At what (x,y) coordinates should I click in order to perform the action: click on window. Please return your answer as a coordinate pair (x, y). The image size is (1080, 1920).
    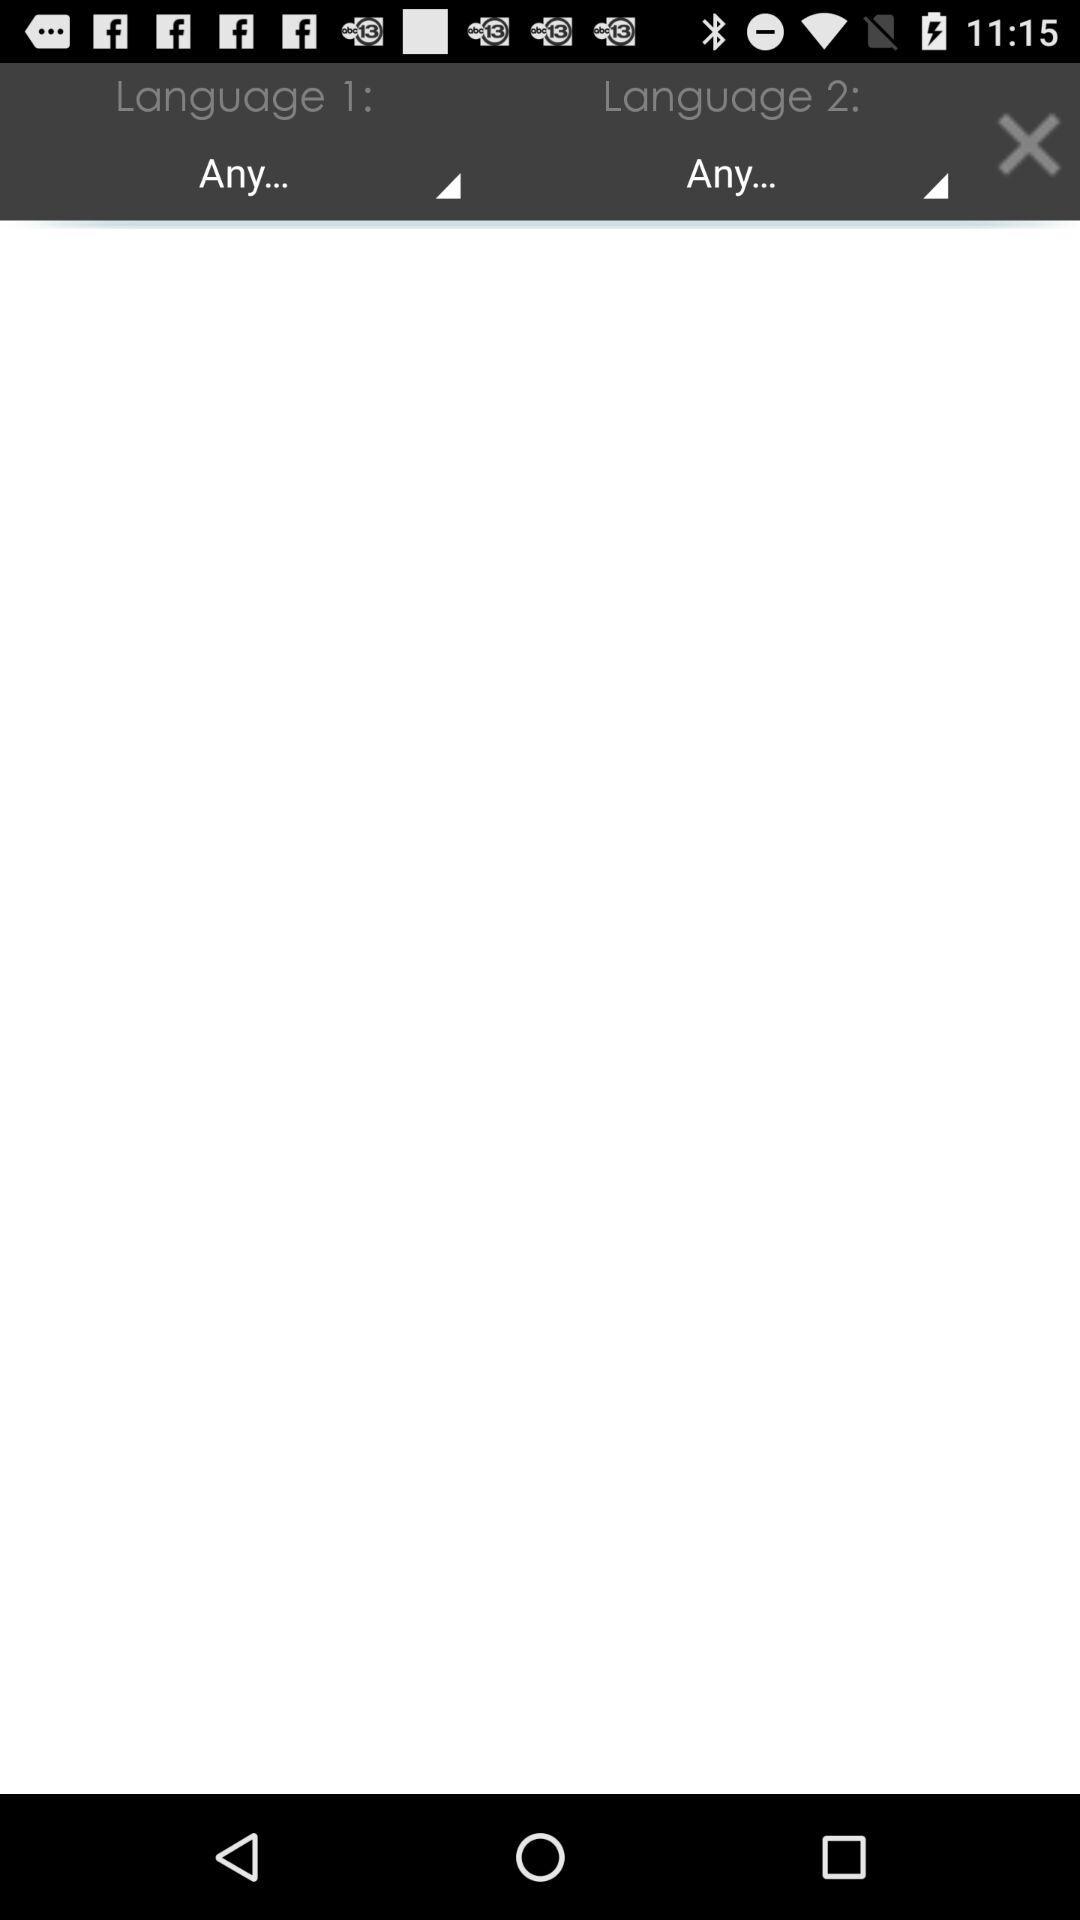
    Looking at the image, I should click on (1027, 140).